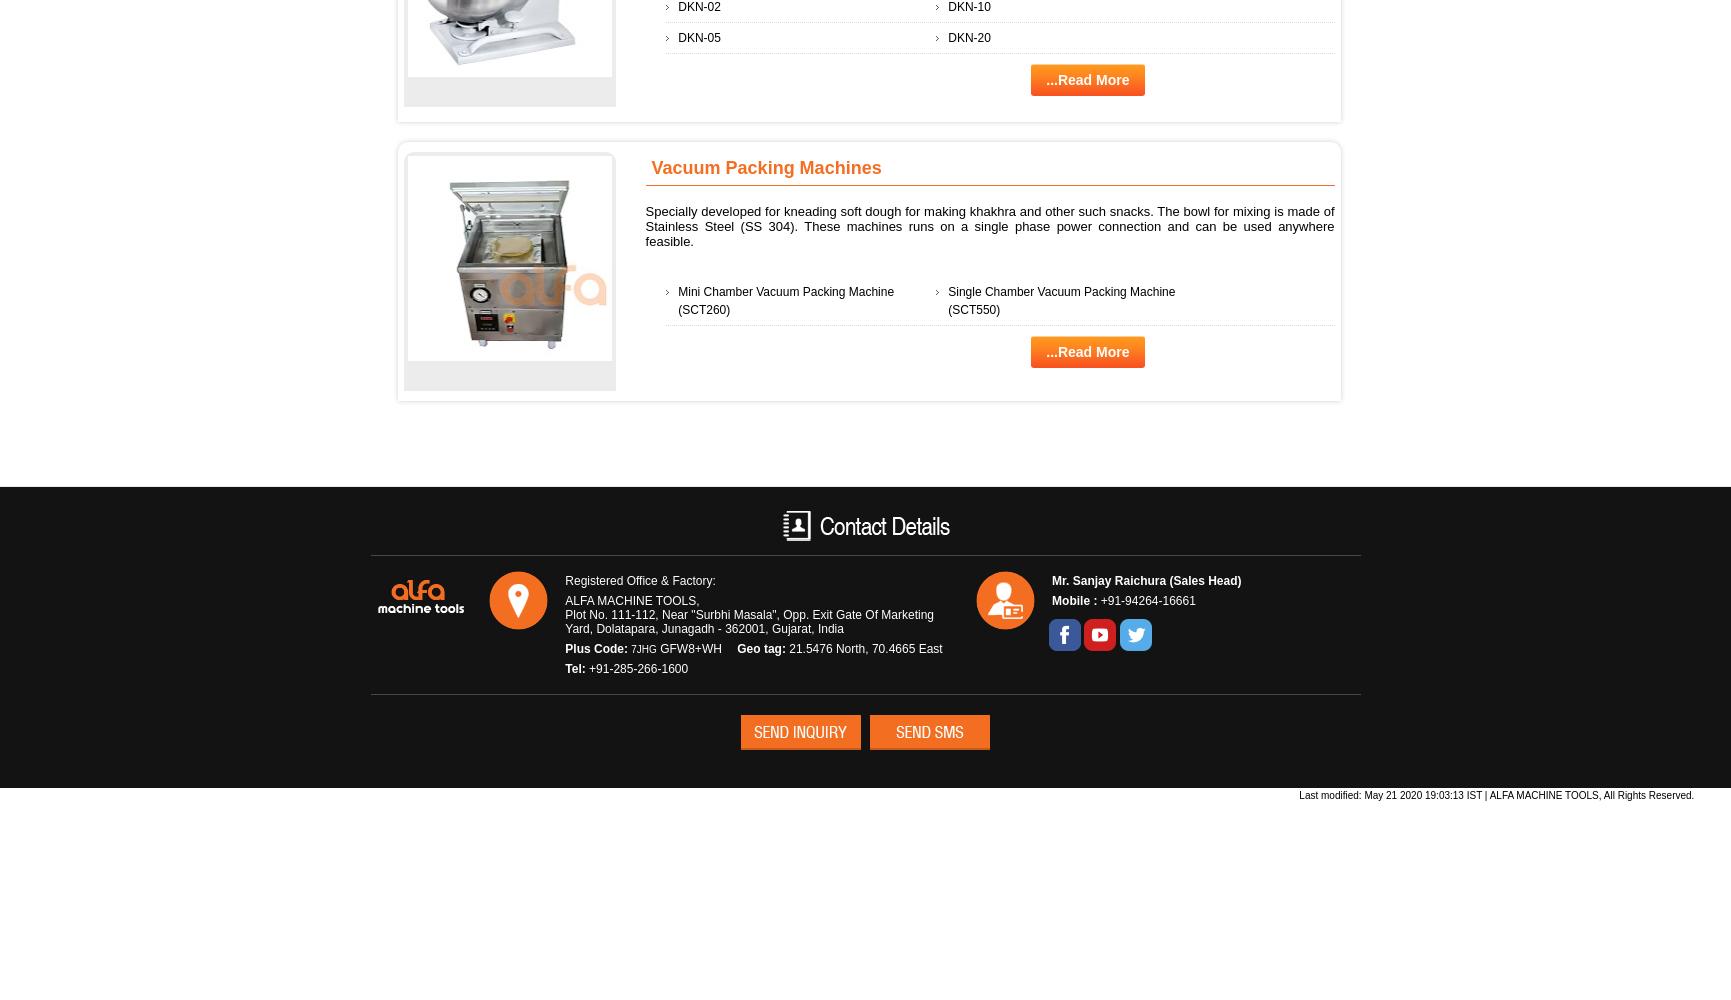 This screenshot has height=1000, width=1731. What do you see at coordinates (655, 648) in the screenshot?
I see `'GFW8+WH'` at bounding box center [655, 648].